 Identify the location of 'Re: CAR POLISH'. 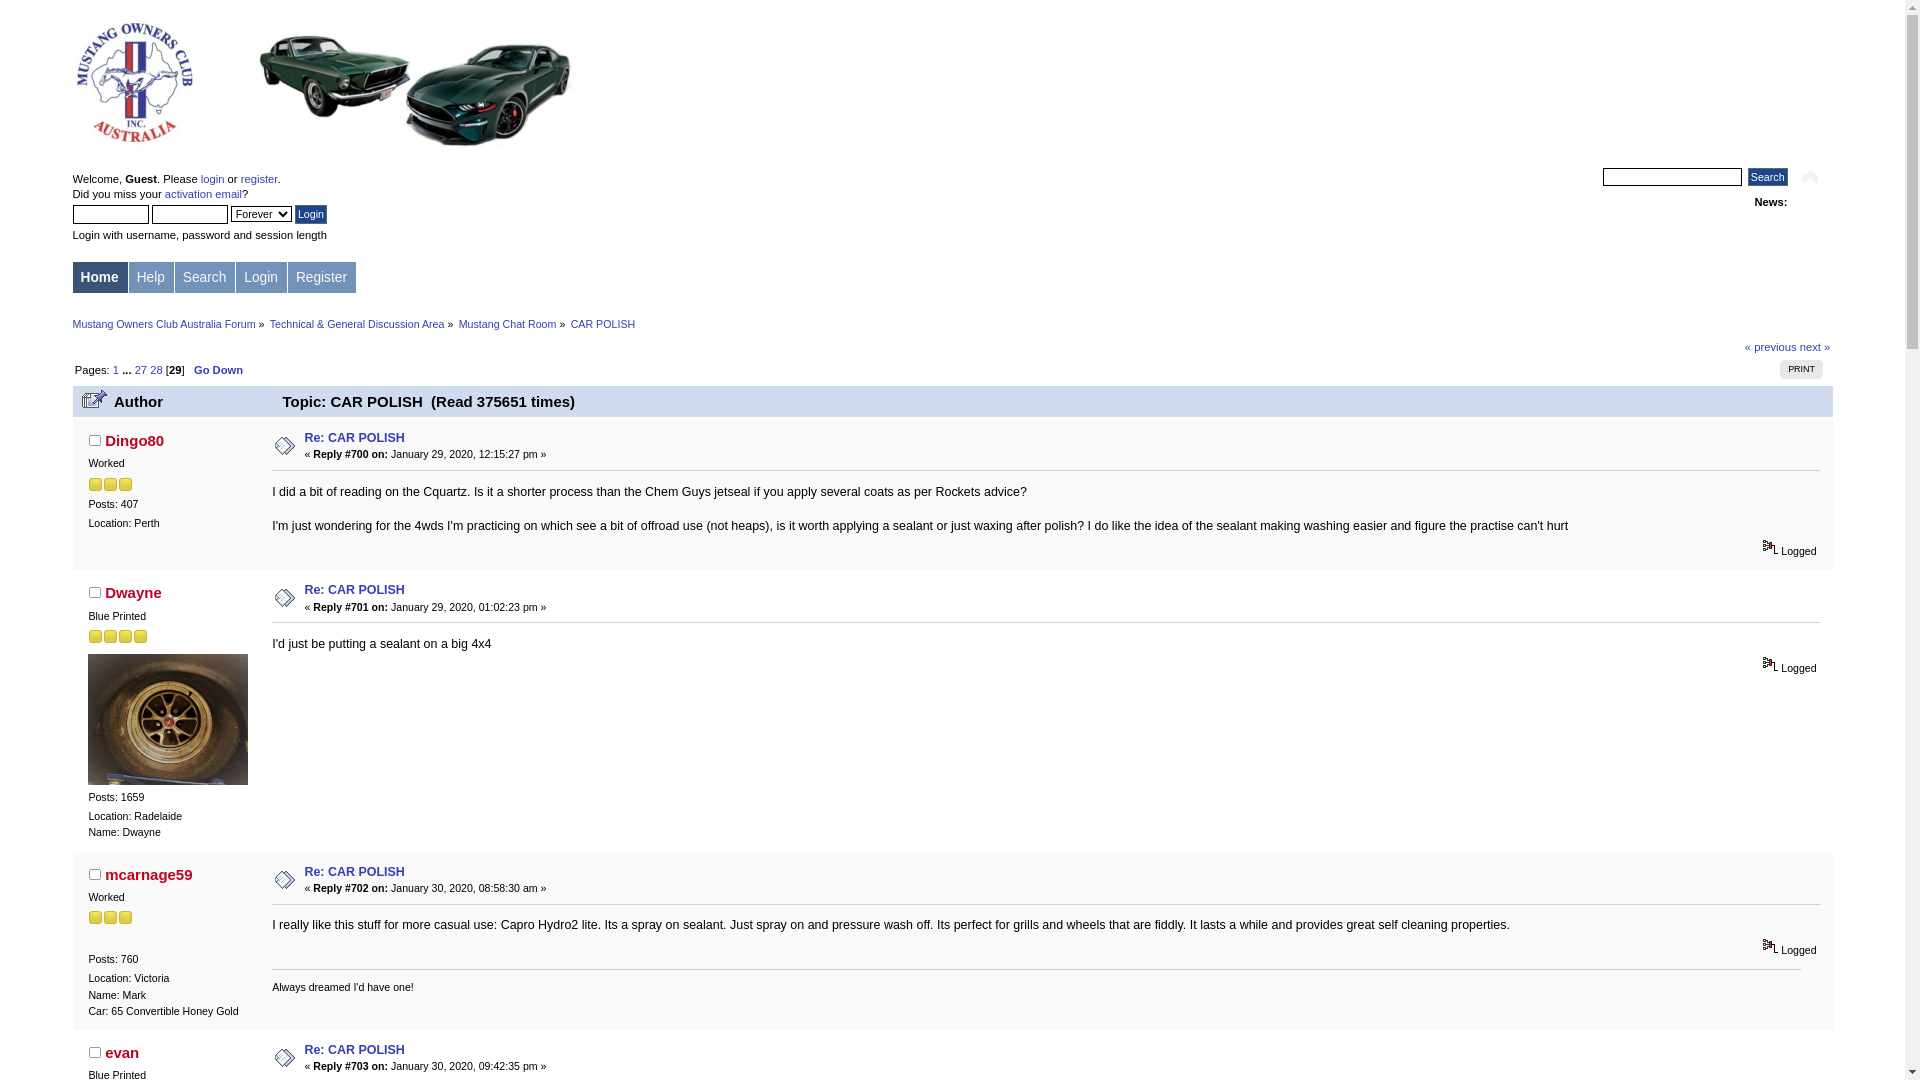
(354, 1048).